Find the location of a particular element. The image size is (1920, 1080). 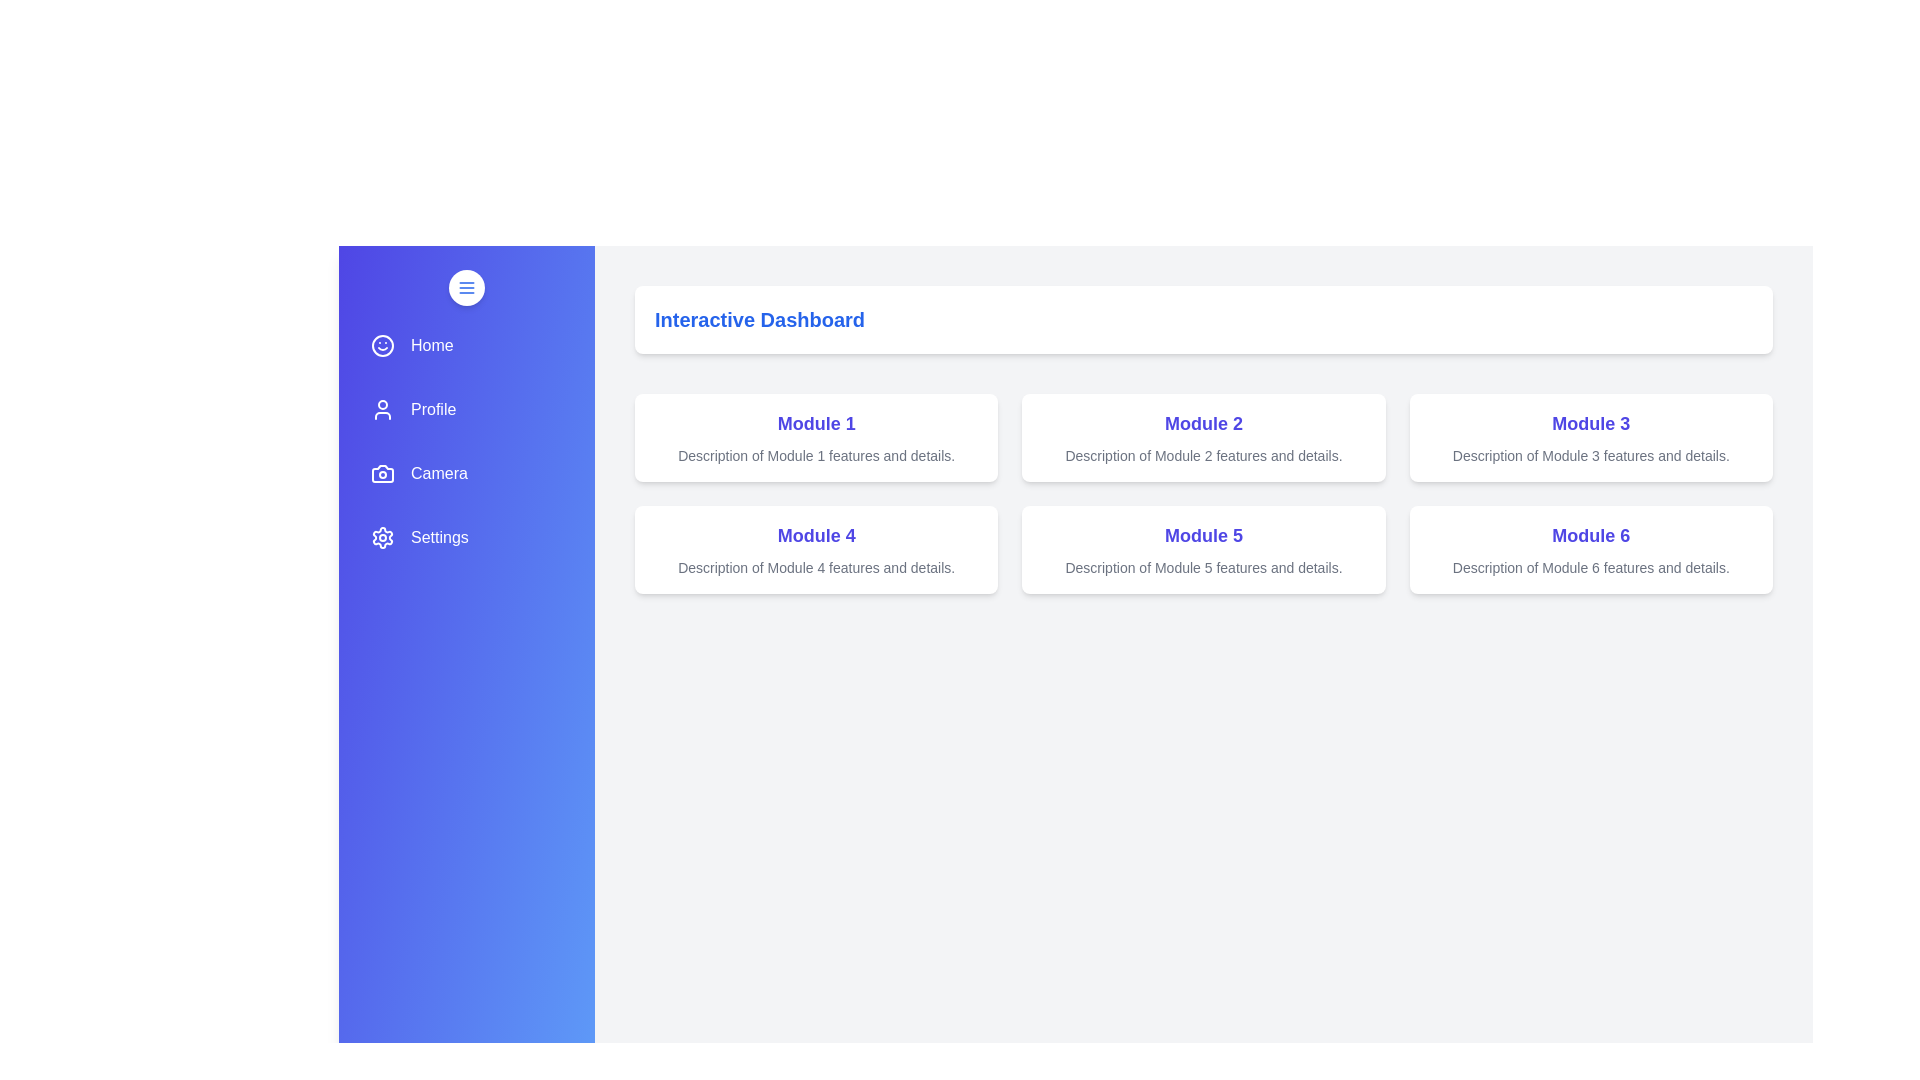

the 'Camera' text label in the sidebar navigation menu is located at coordinates (437, 474).